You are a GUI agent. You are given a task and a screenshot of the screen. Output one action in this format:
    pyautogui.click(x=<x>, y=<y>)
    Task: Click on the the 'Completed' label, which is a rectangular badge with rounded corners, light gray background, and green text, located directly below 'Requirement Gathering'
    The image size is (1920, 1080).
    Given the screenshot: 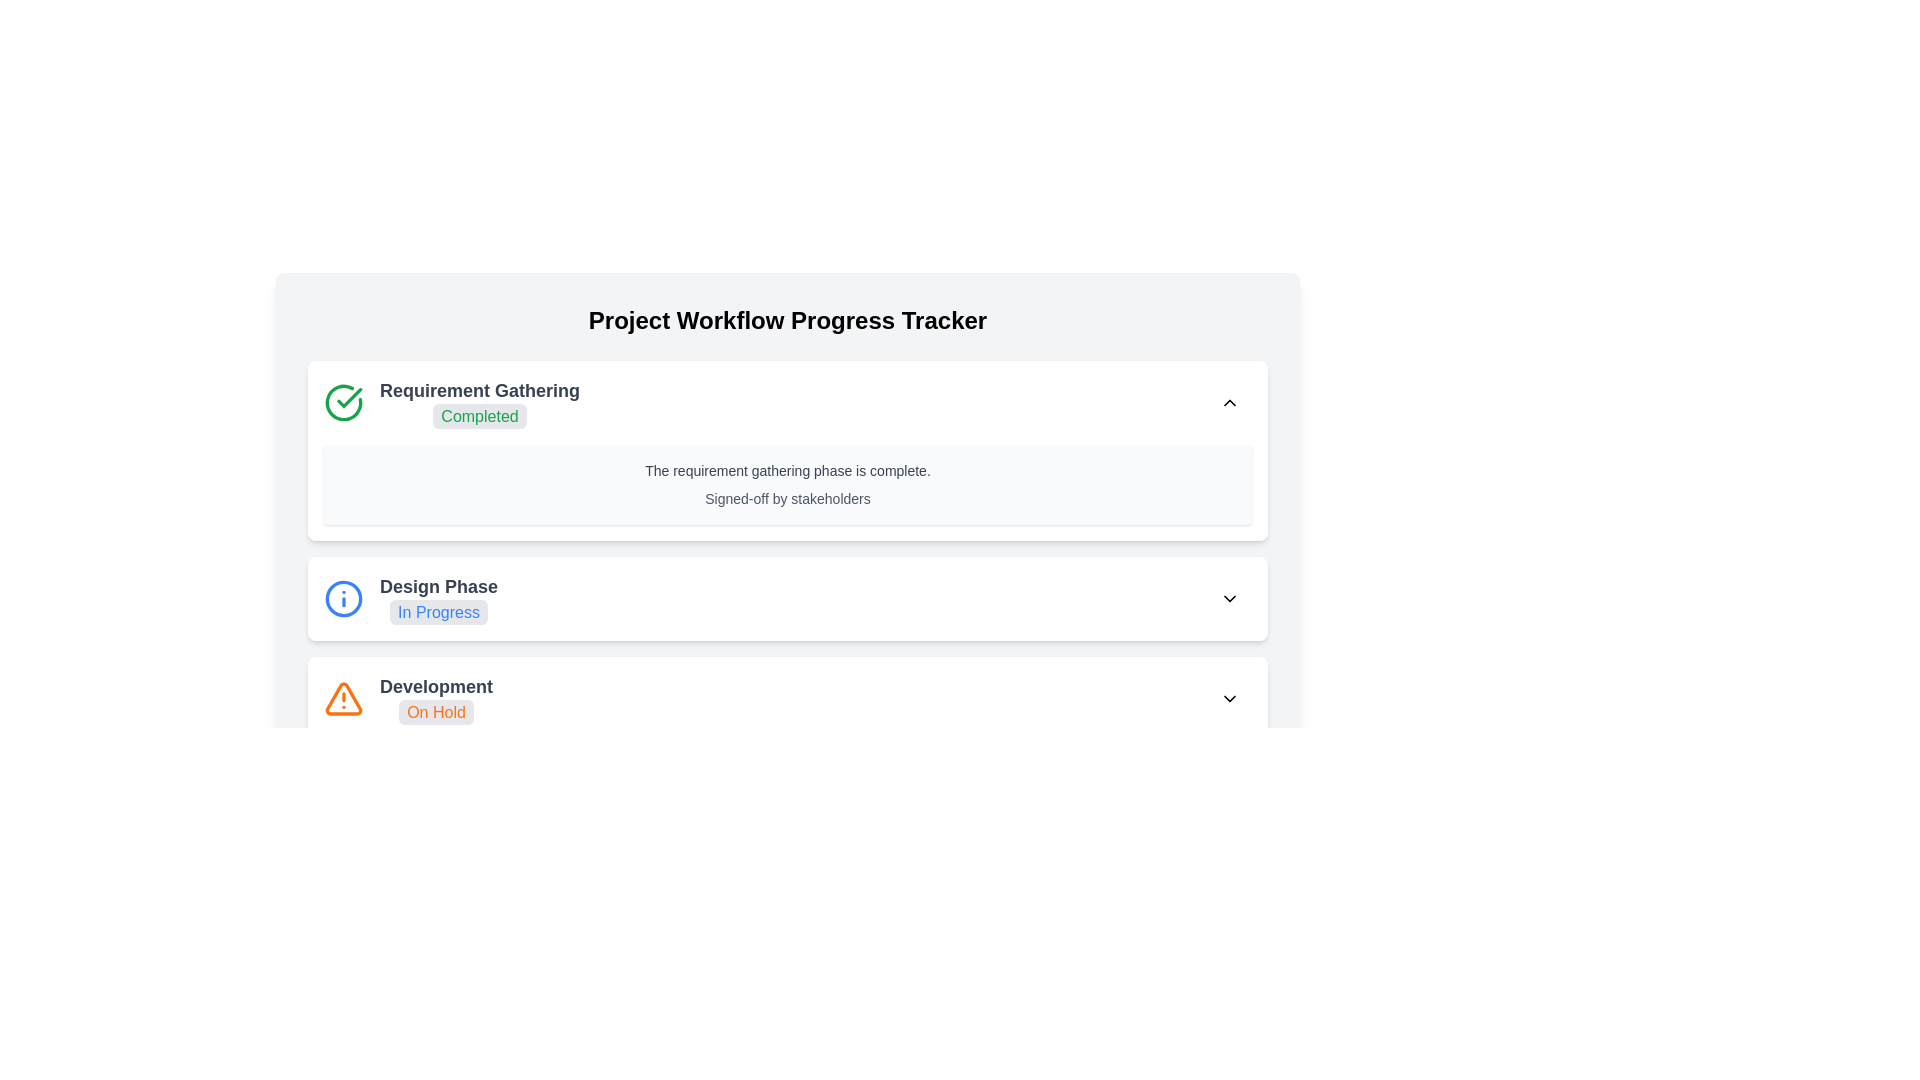 What is the action you would take?
    pyautogui.click(x=480, y=402)
    